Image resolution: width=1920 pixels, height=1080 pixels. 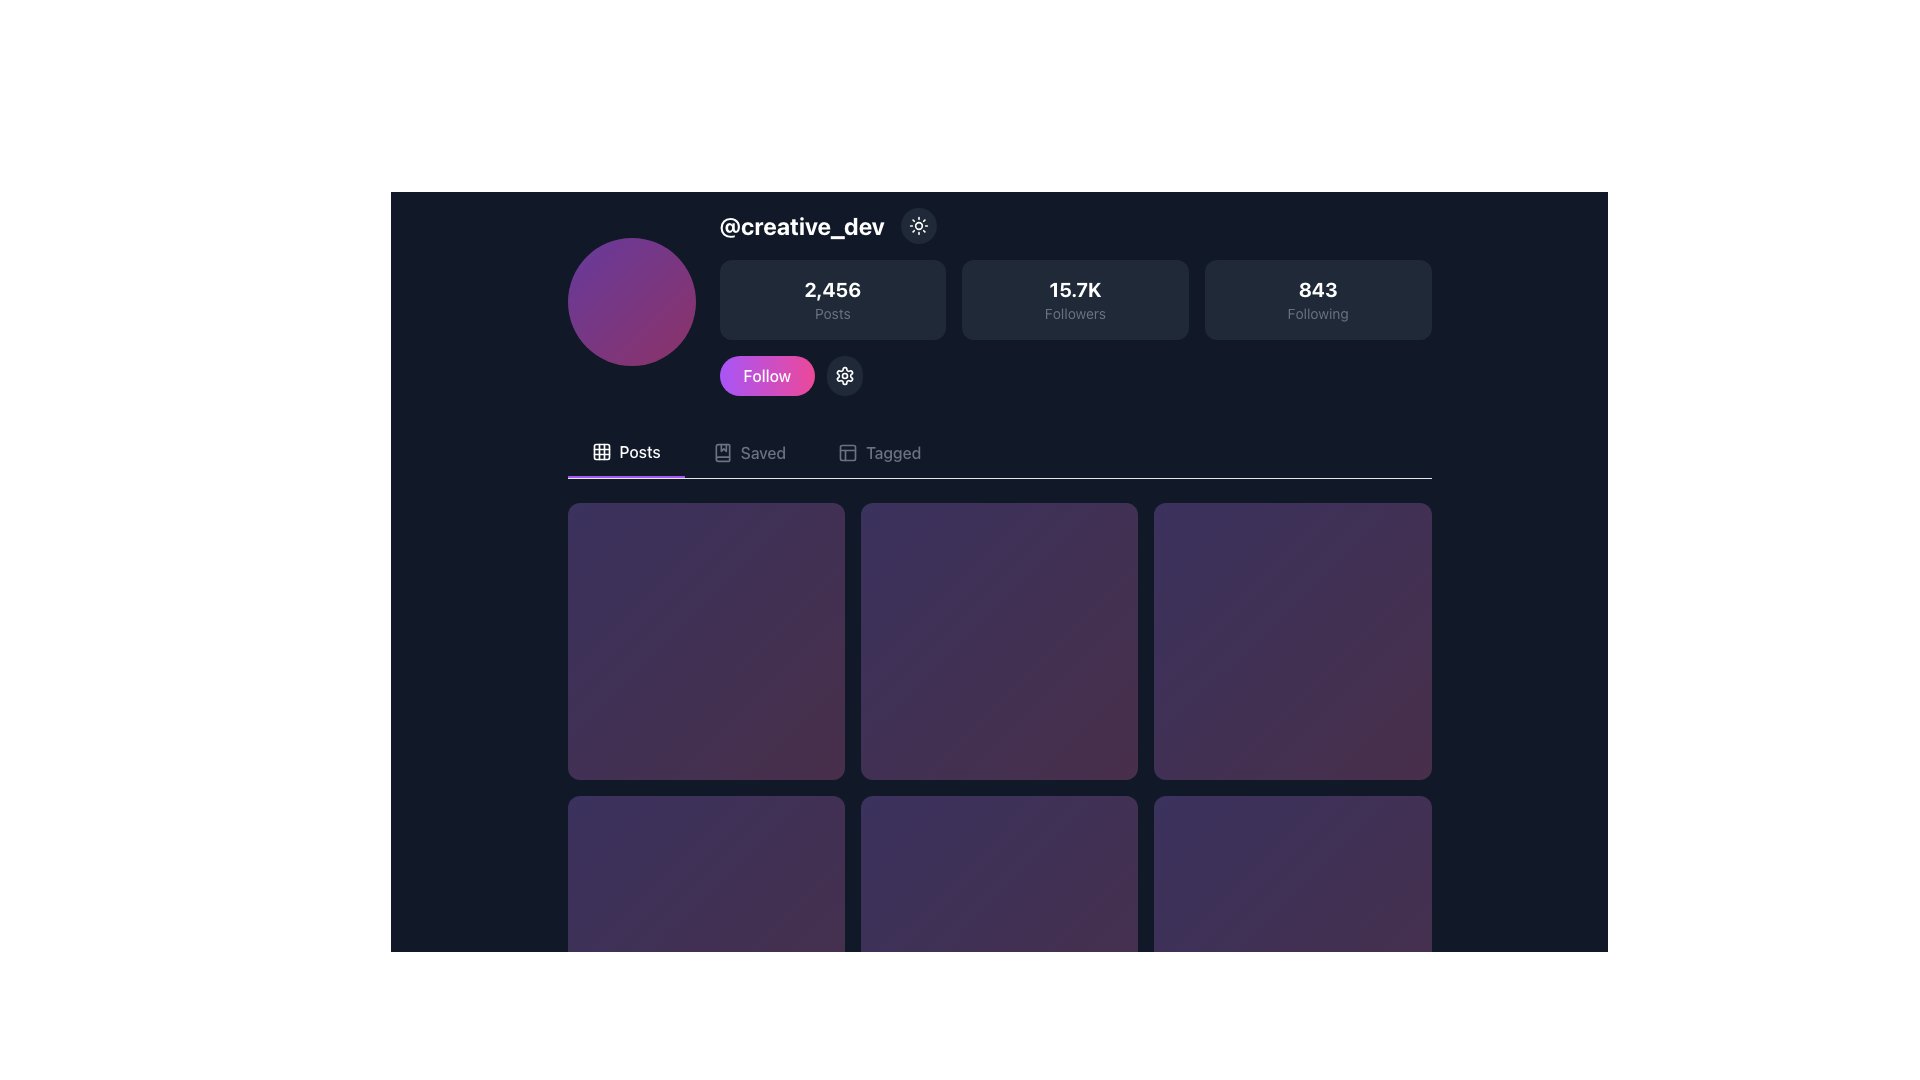 I want to click on the vertical bookmark icon located within the category selection bar, immediately to the left of the 'Saved' title, so click(x=721, y=452).